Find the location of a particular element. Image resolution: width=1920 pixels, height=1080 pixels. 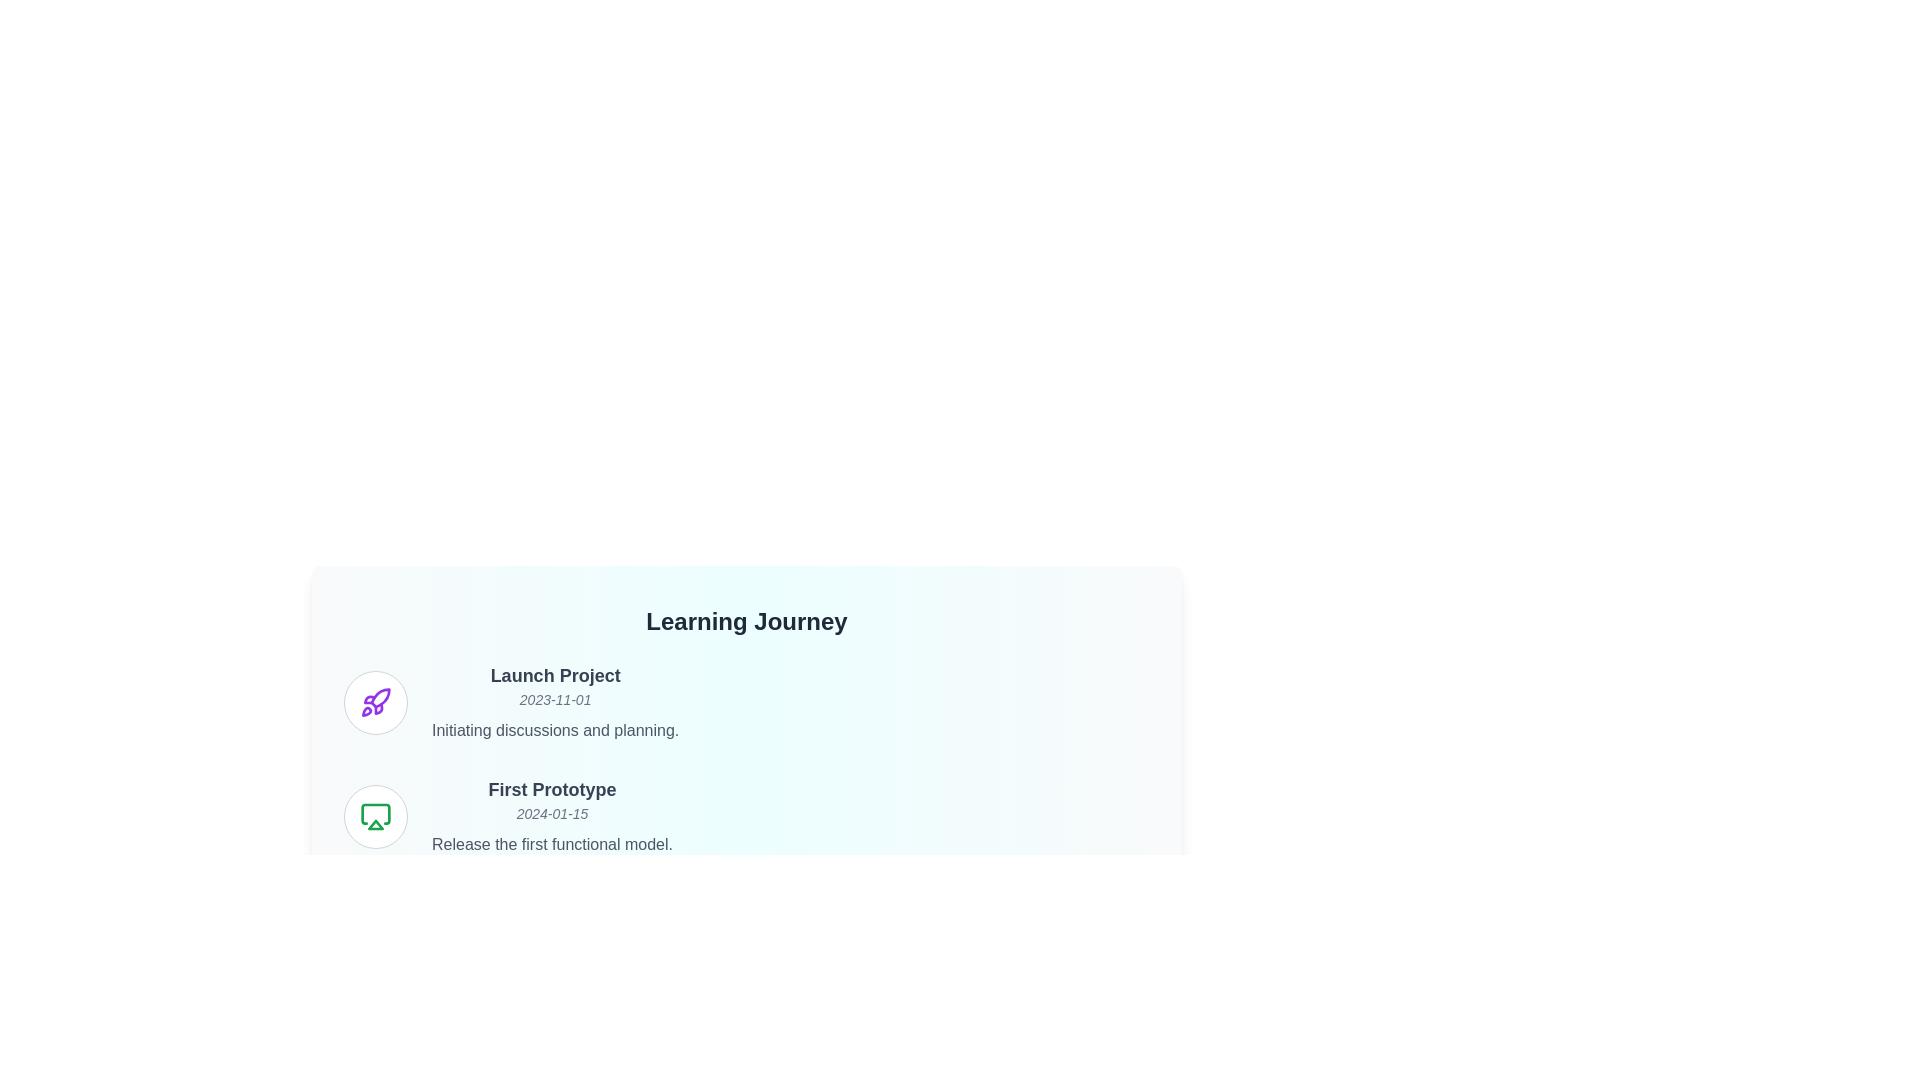

the text label that reads 'First Prototype', which is styled in bold and dark gray, located in the second row of a vertical list of milestones is located at coordinates (552, 789).